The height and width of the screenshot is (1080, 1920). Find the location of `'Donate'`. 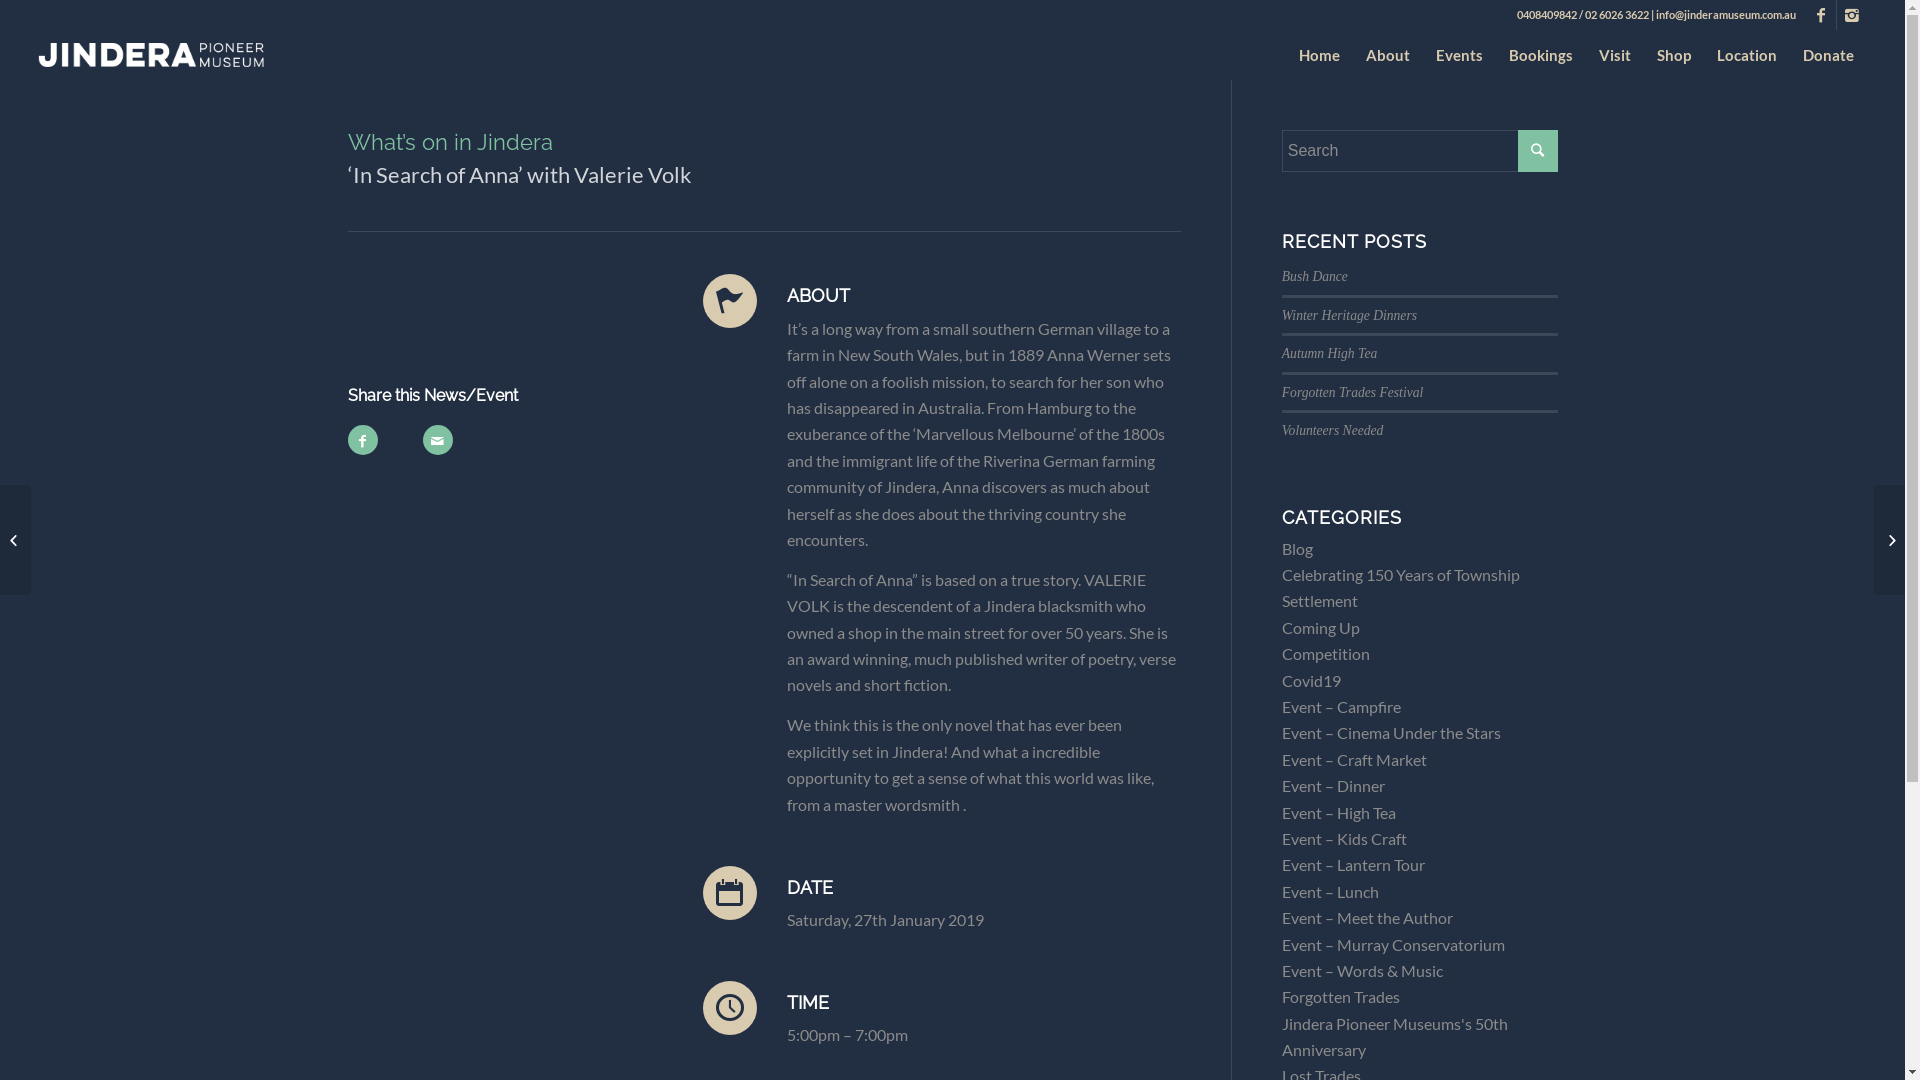

'Donate' is located at coordinates (1828, 53).